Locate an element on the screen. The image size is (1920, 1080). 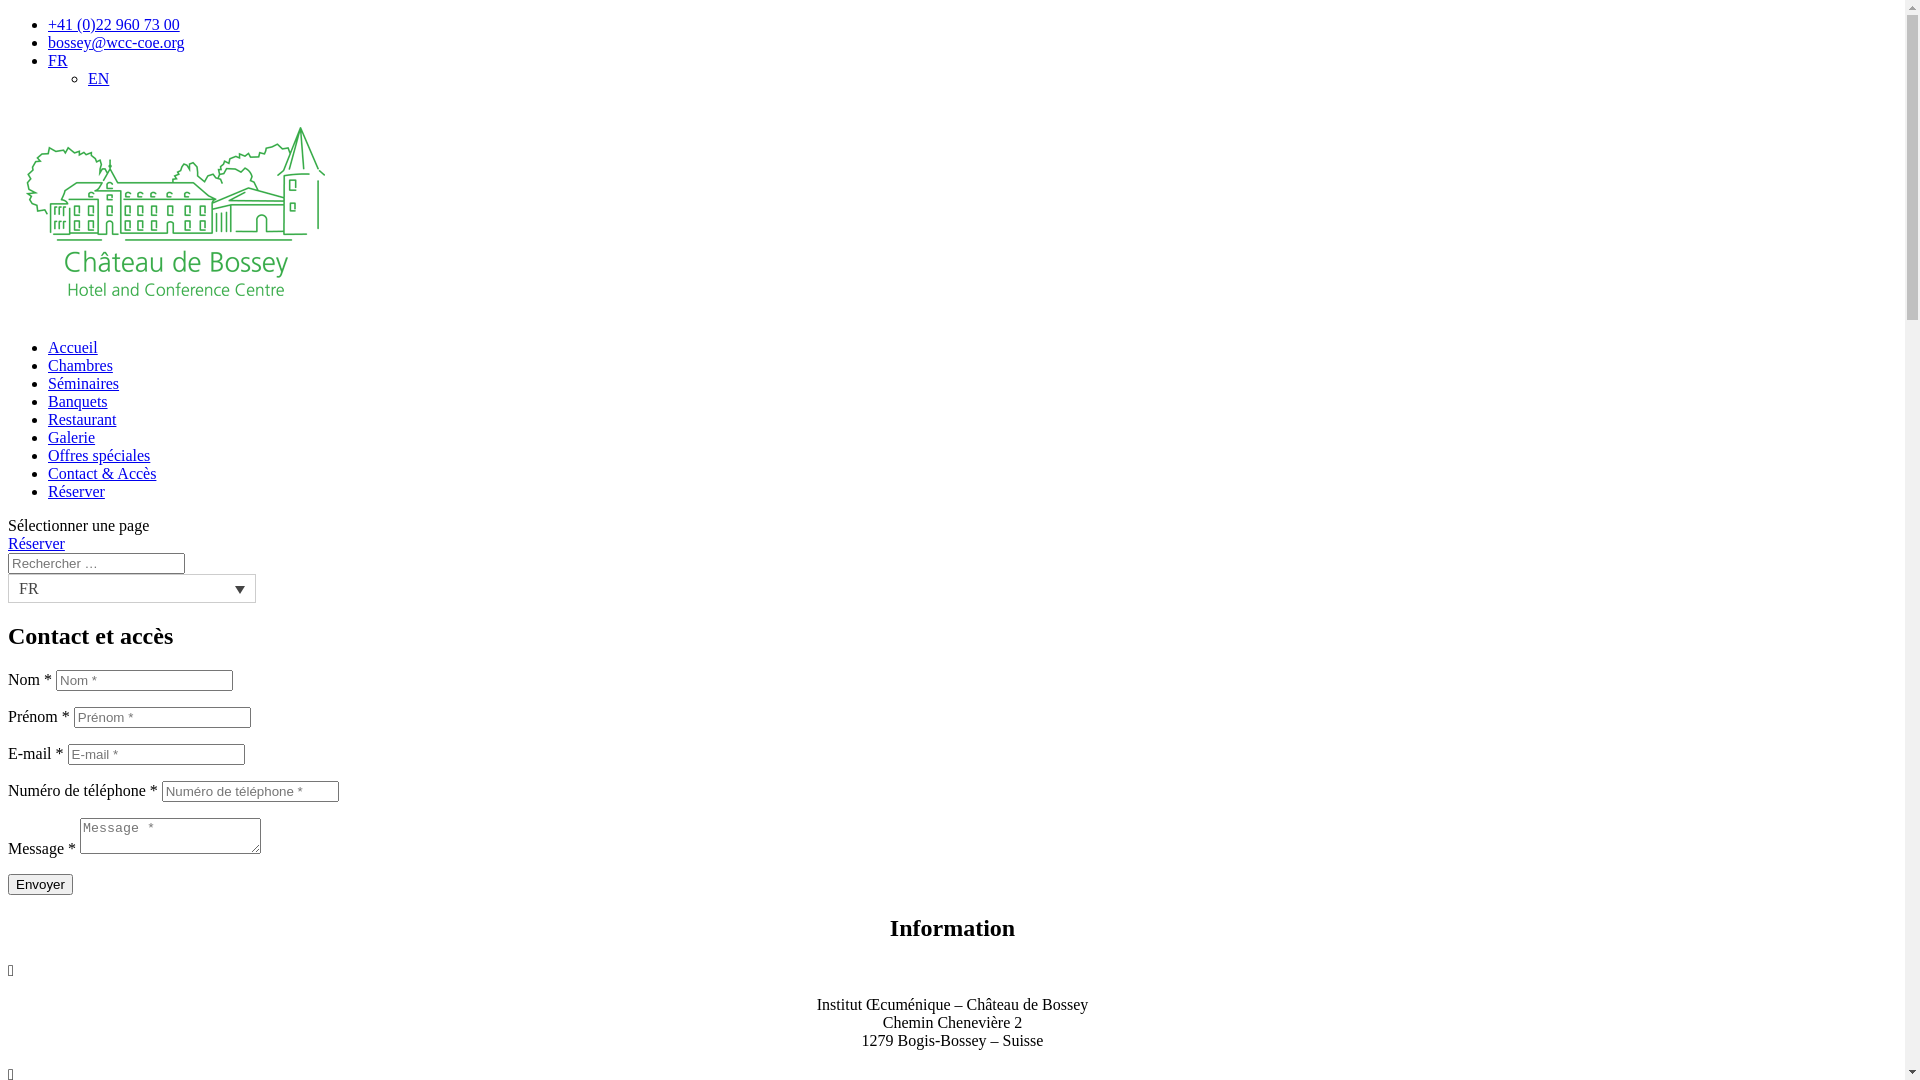
'Banquets' is located at coordinates (77, 401).